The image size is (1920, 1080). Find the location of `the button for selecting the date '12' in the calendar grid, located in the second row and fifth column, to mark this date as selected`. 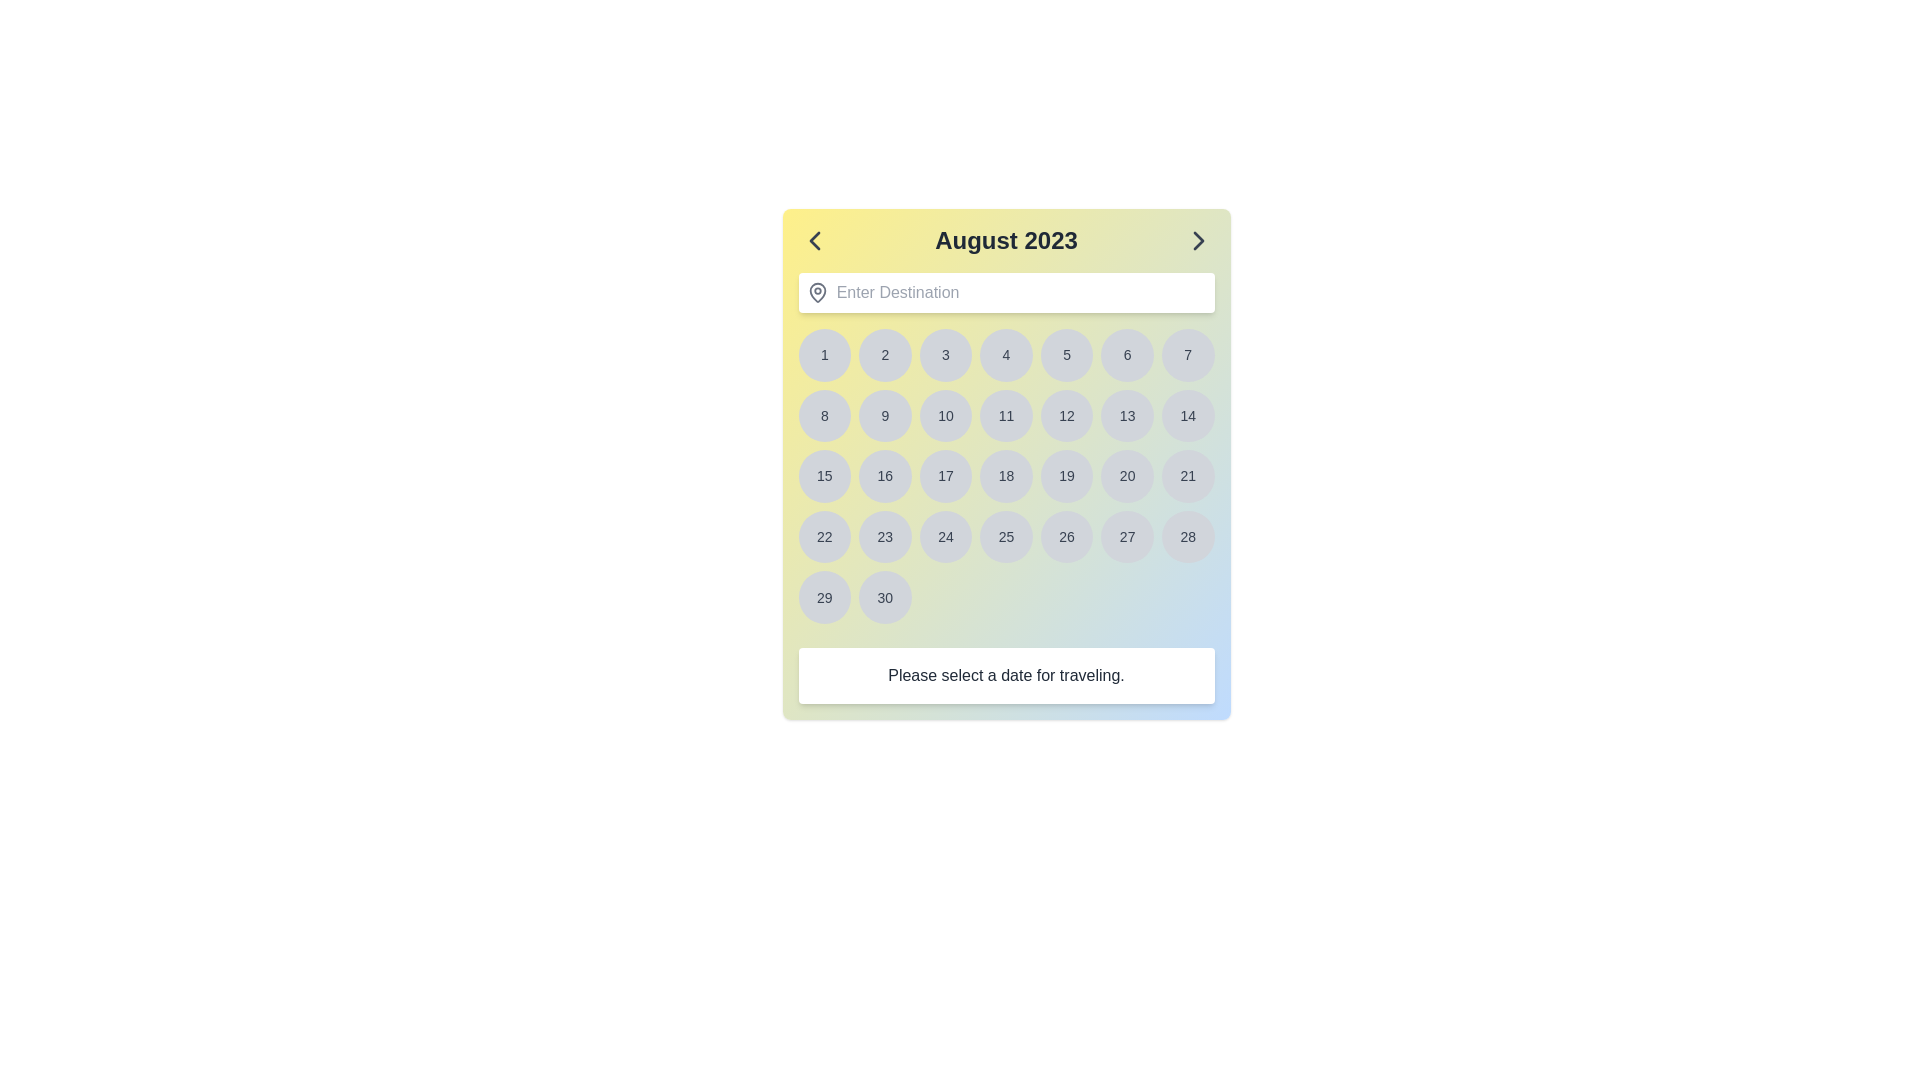

the button for selecting the date '12' in the calendar grid, located in the second row and fifth column, to mark this date as selected is located at coordinates (1066, 414).